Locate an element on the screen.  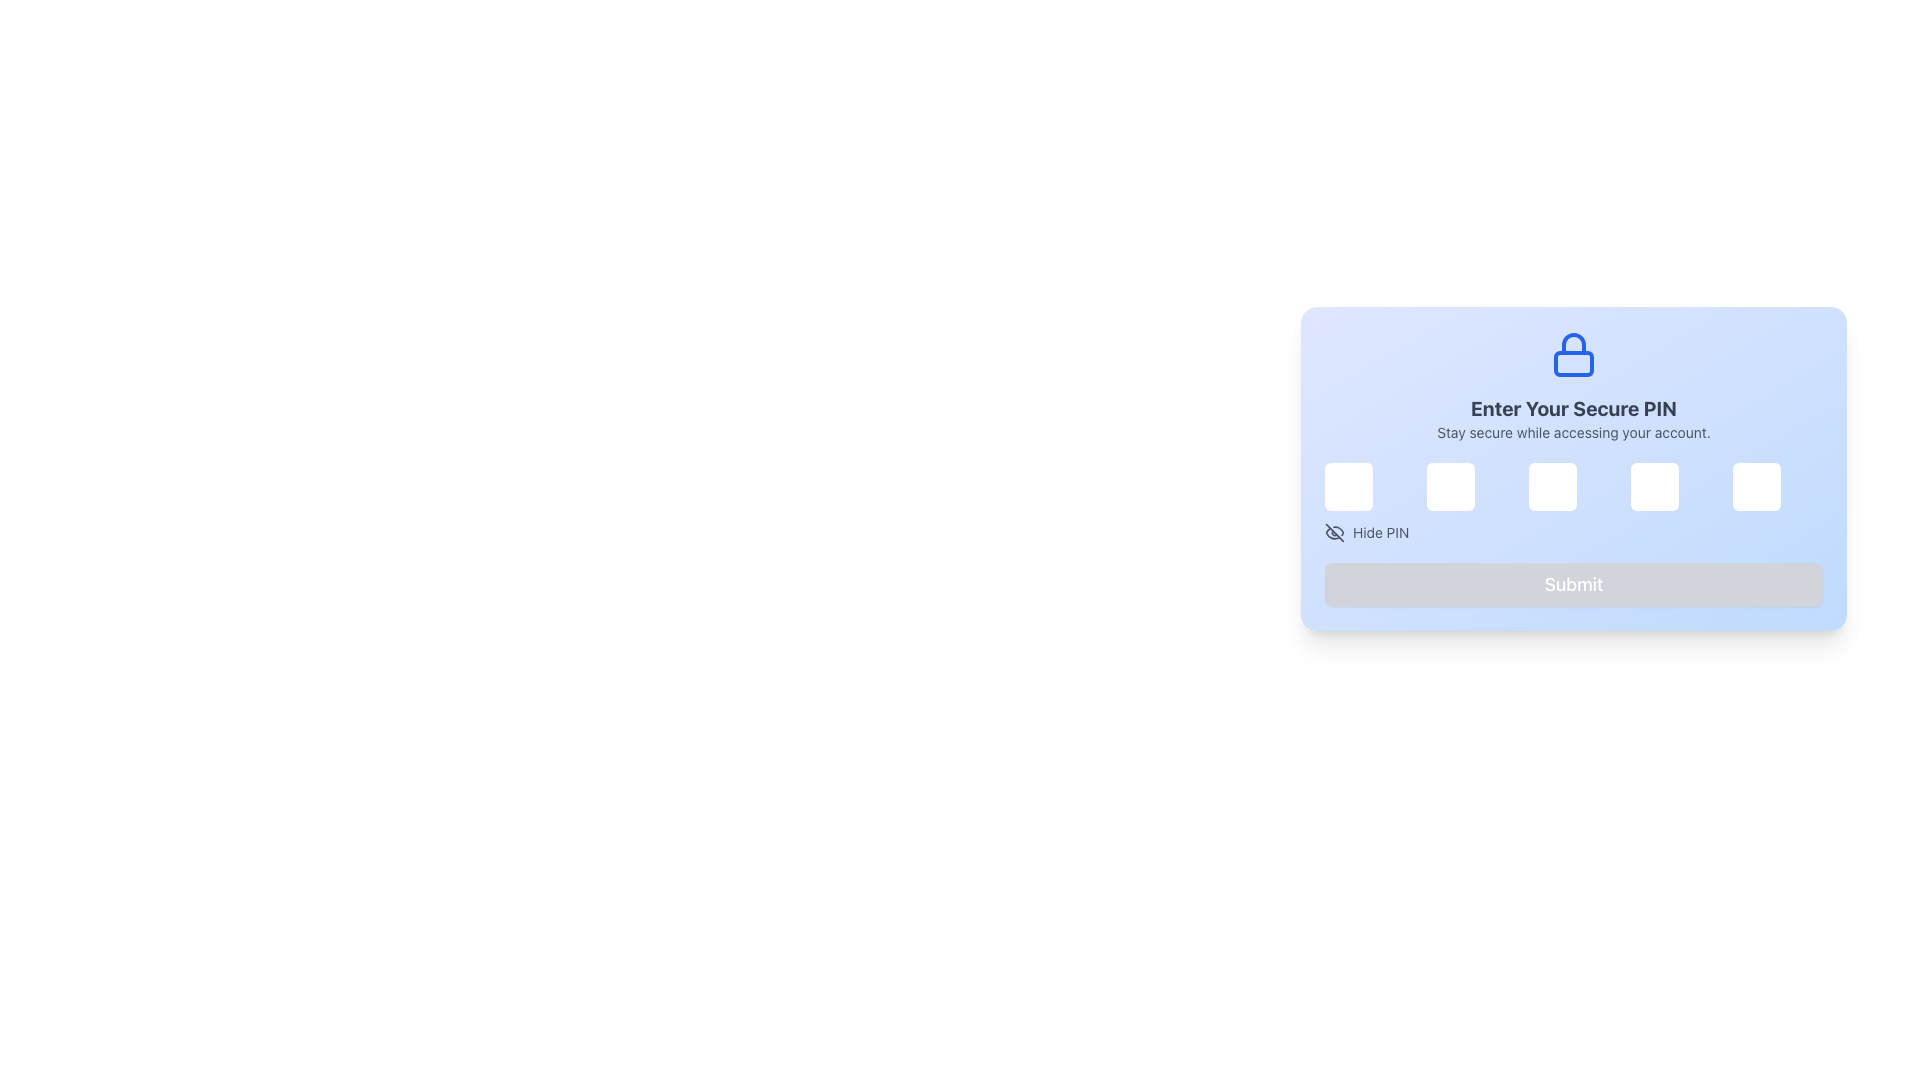
the text label displaying 'Stay secure while accessing your account.' which is positioned below the prompt 'Enter Your Secure PIN' is located at coordinates (1573, 431).